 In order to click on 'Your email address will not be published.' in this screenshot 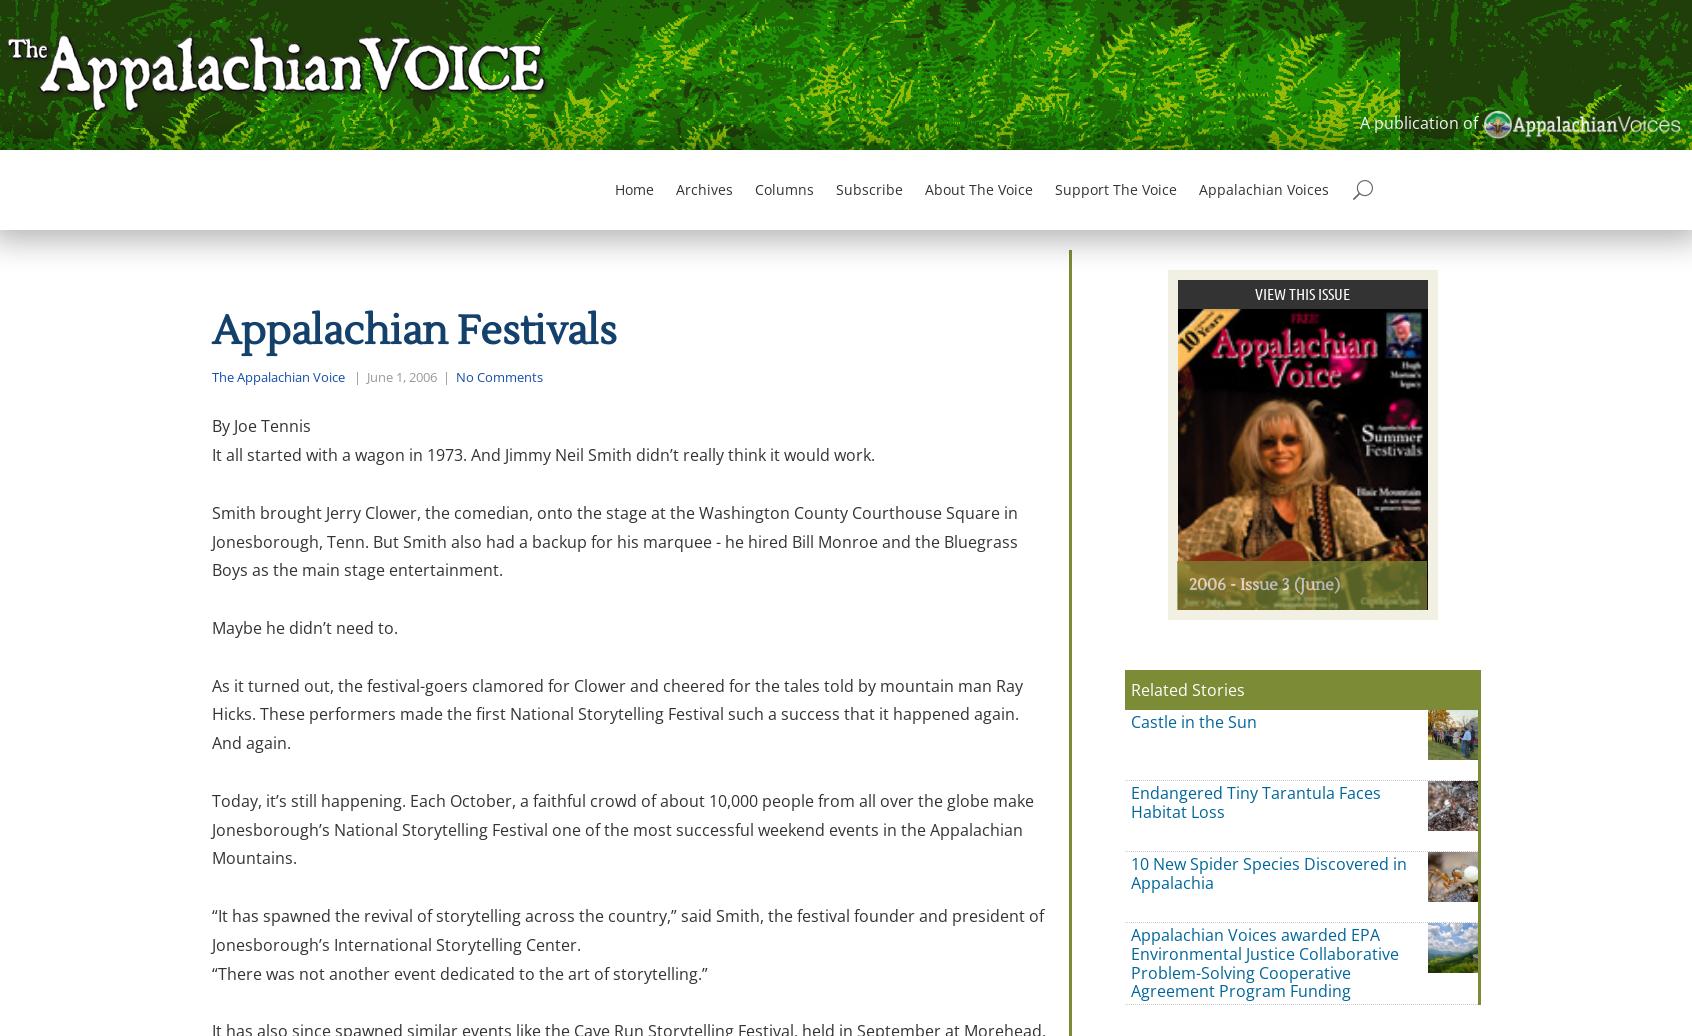, I will do `click(407, 844)`.